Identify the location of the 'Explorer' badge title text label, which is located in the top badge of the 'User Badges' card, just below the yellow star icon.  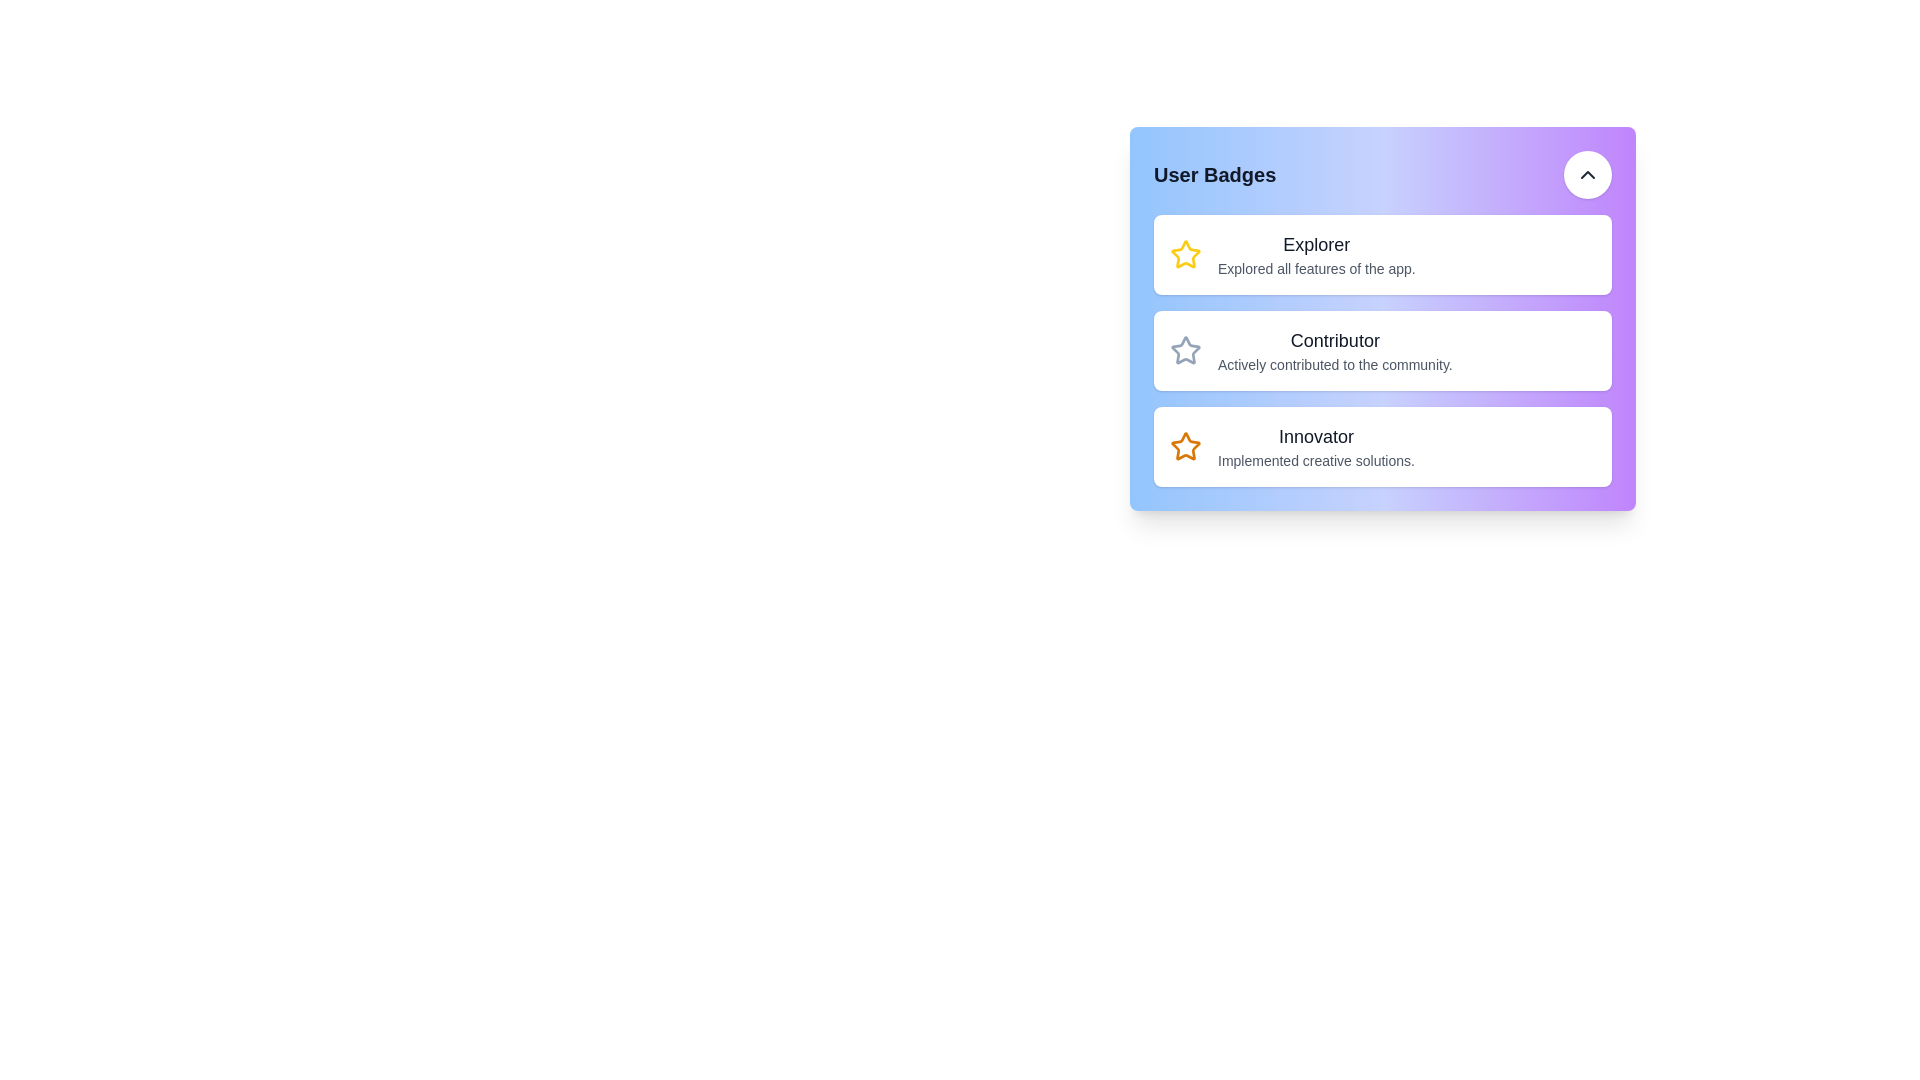
(1316, 244).